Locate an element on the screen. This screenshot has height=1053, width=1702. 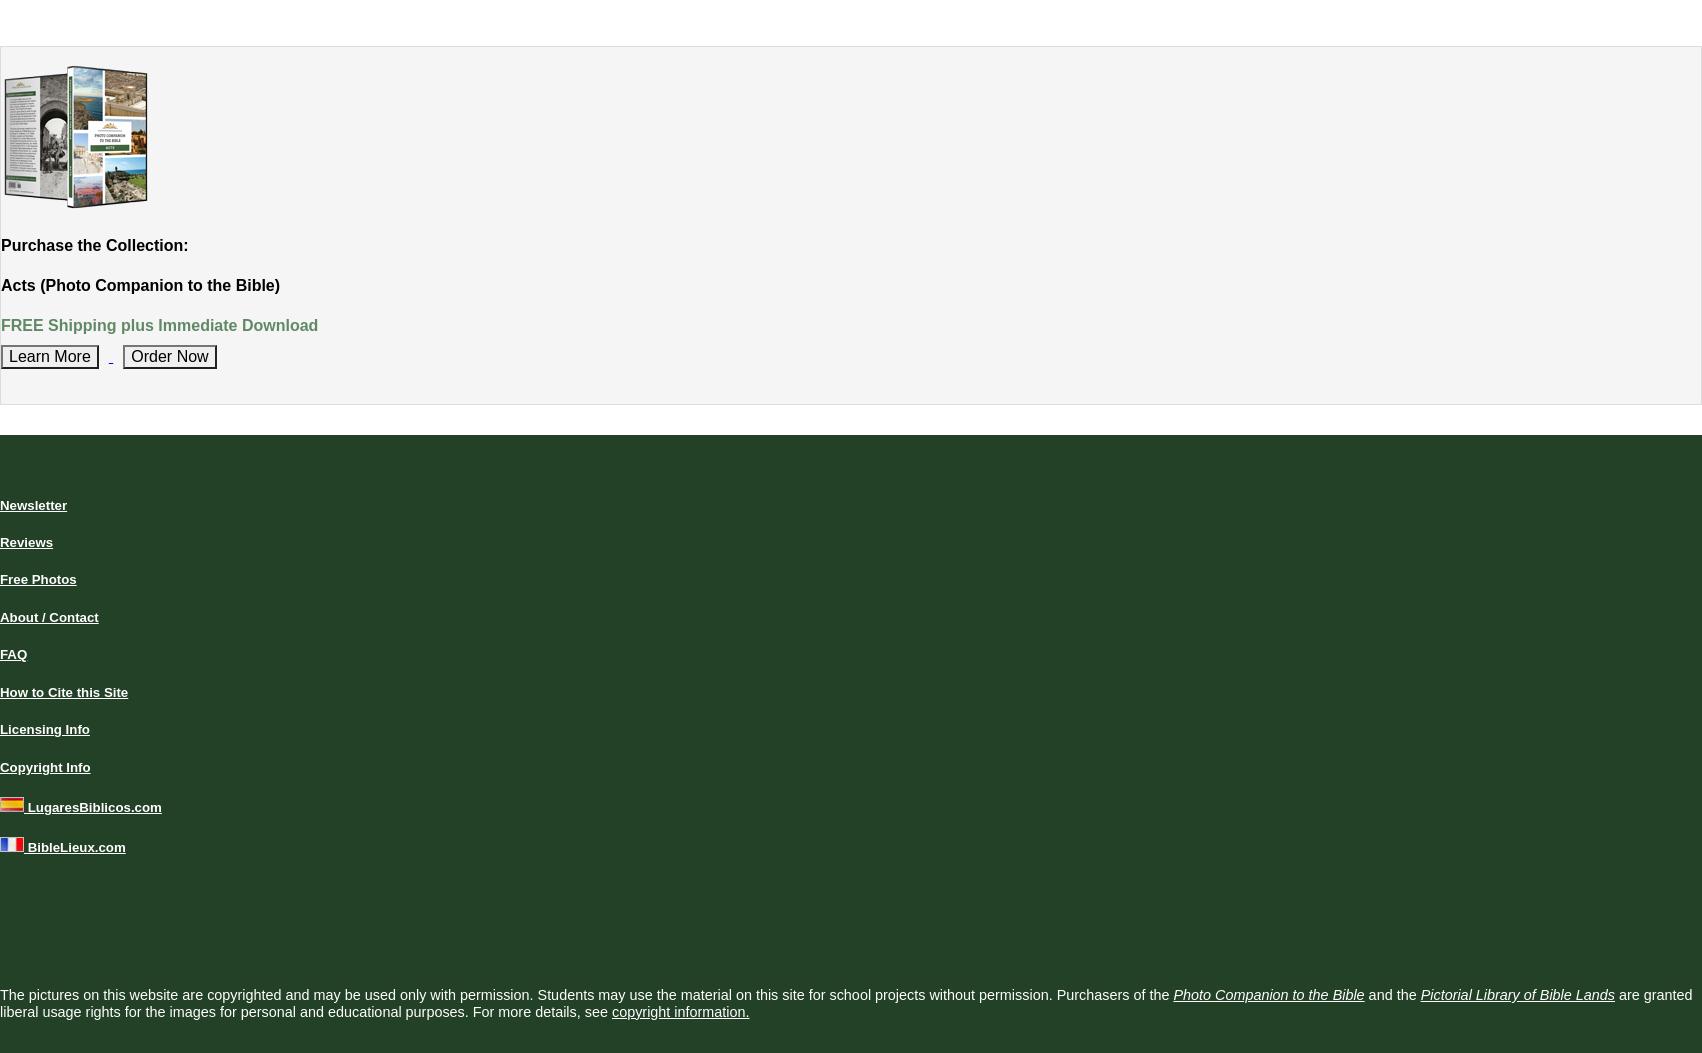
'Newsletter' is located at coordinates (33, 504).